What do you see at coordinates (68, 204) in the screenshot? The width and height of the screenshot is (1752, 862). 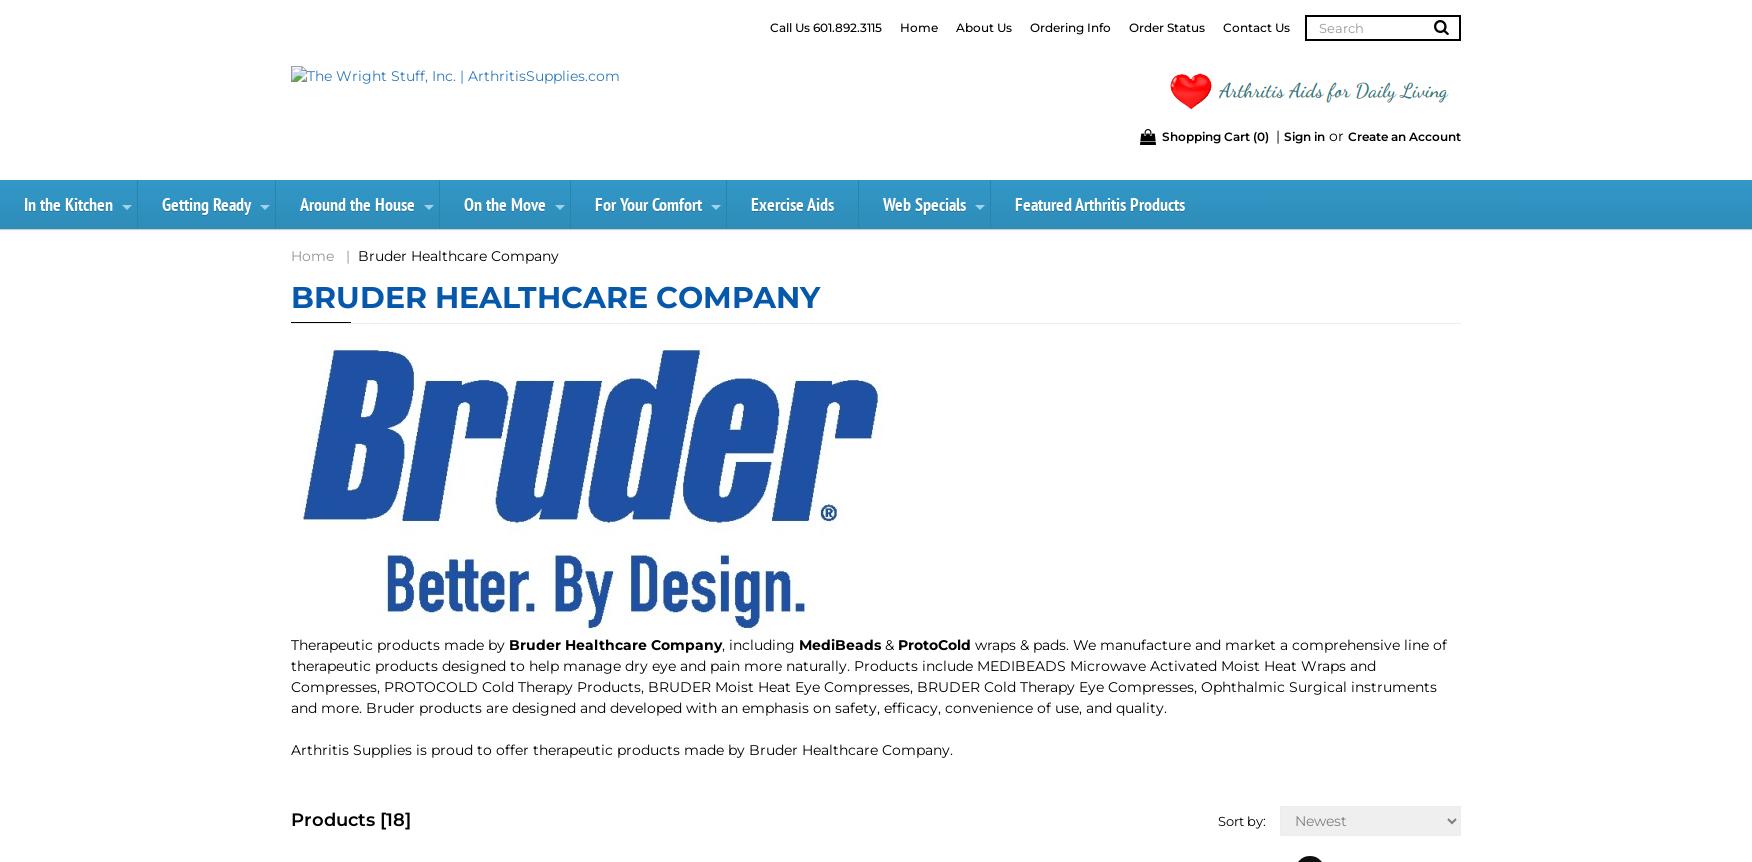 I see `'In the Kitchen'` at bounding box center [68, 204].